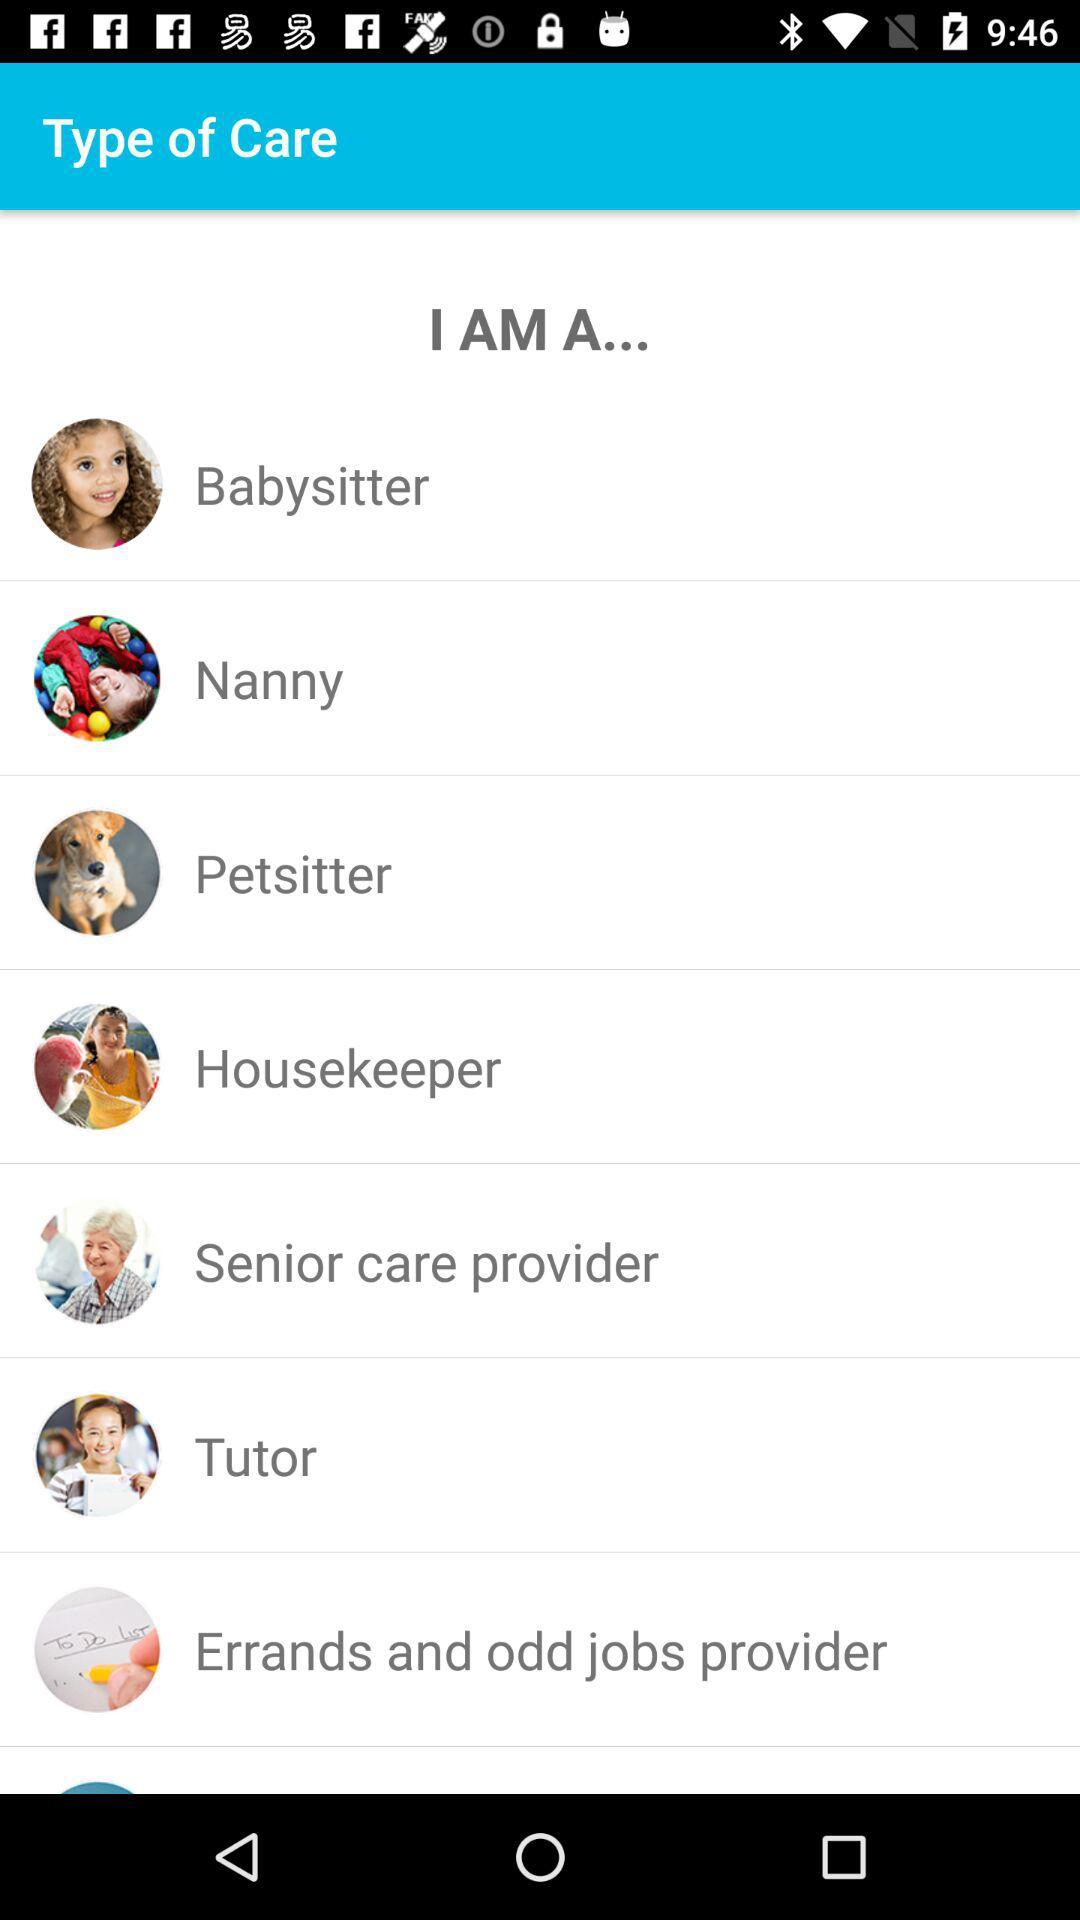  What do you see at coordinates (346, 1065) in the screenshot?
I see `housekeeper item` at bounding box center [346, 1065].